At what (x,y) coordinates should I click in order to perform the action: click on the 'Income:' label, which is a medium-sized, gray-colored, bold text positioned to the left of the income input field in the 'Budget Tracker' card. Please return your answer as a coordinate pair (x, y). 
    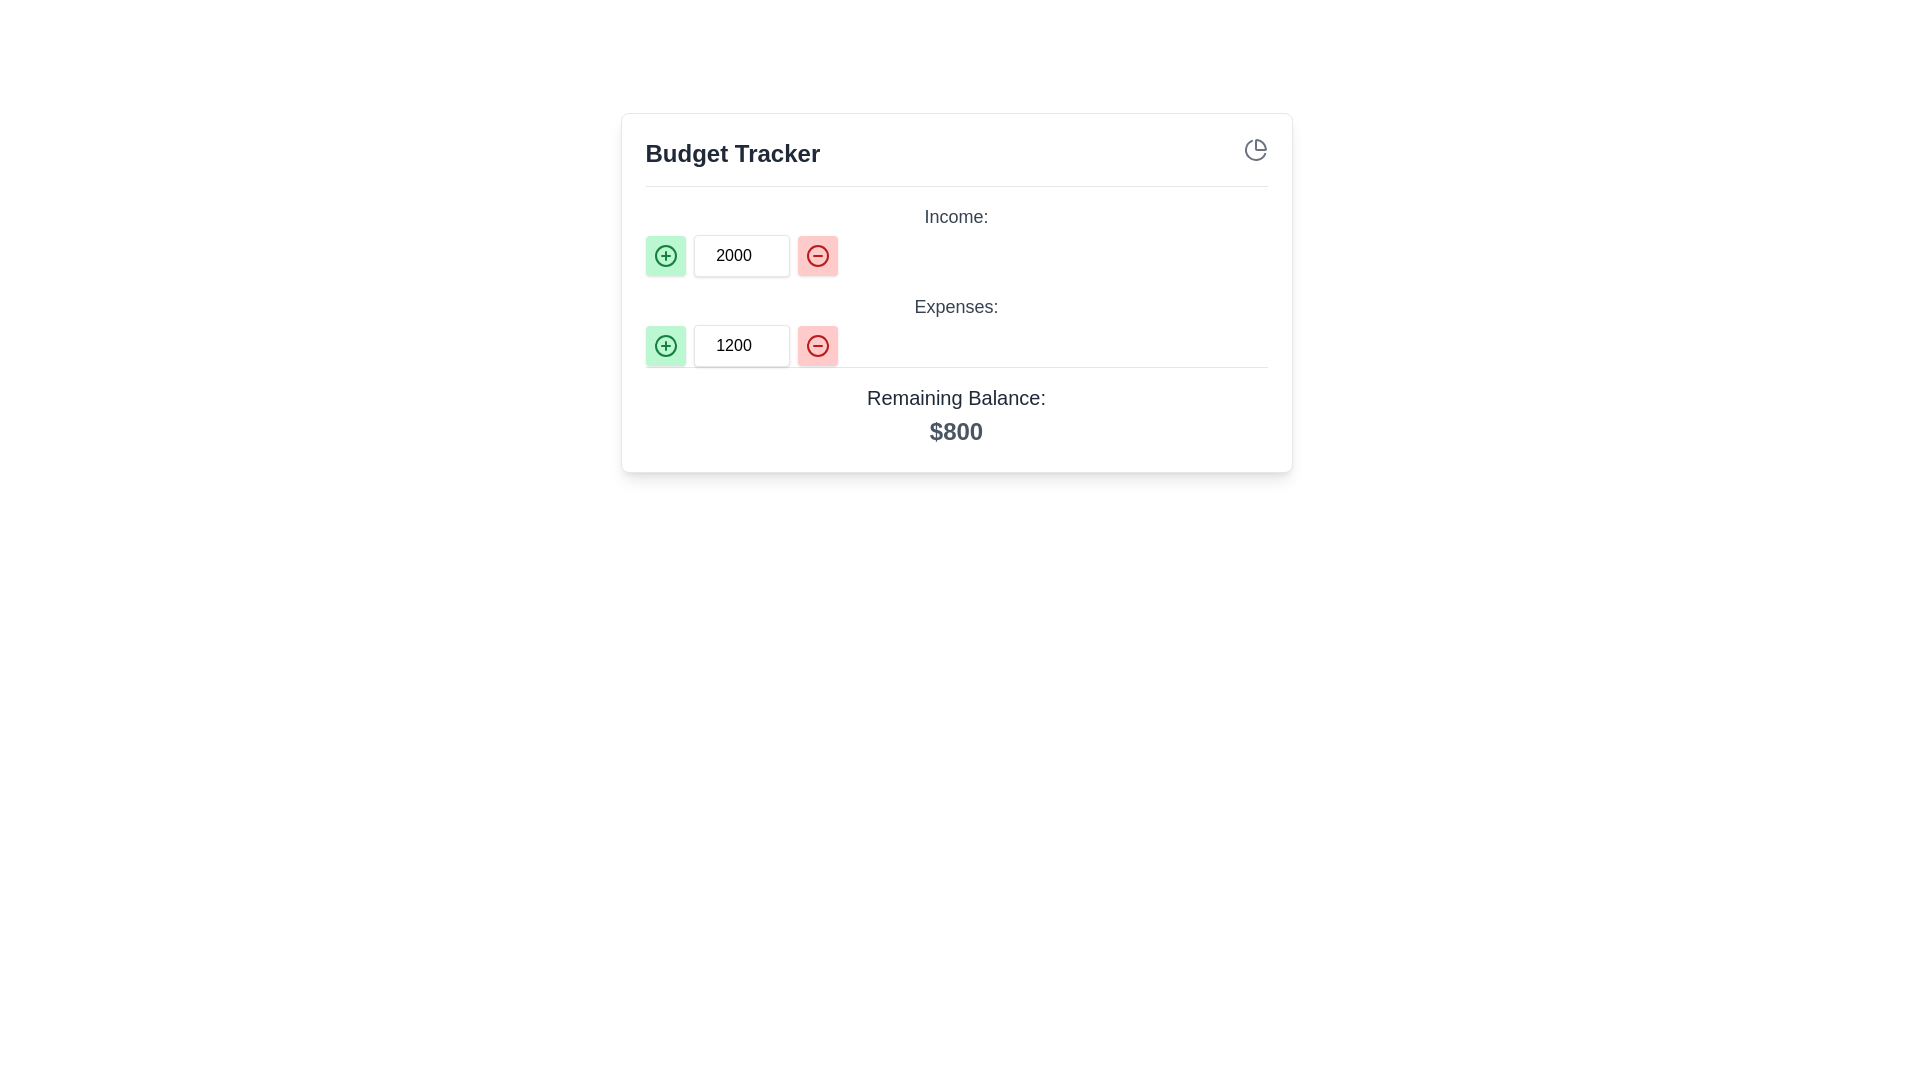
    Looking at the image, I should click on (955, 216).